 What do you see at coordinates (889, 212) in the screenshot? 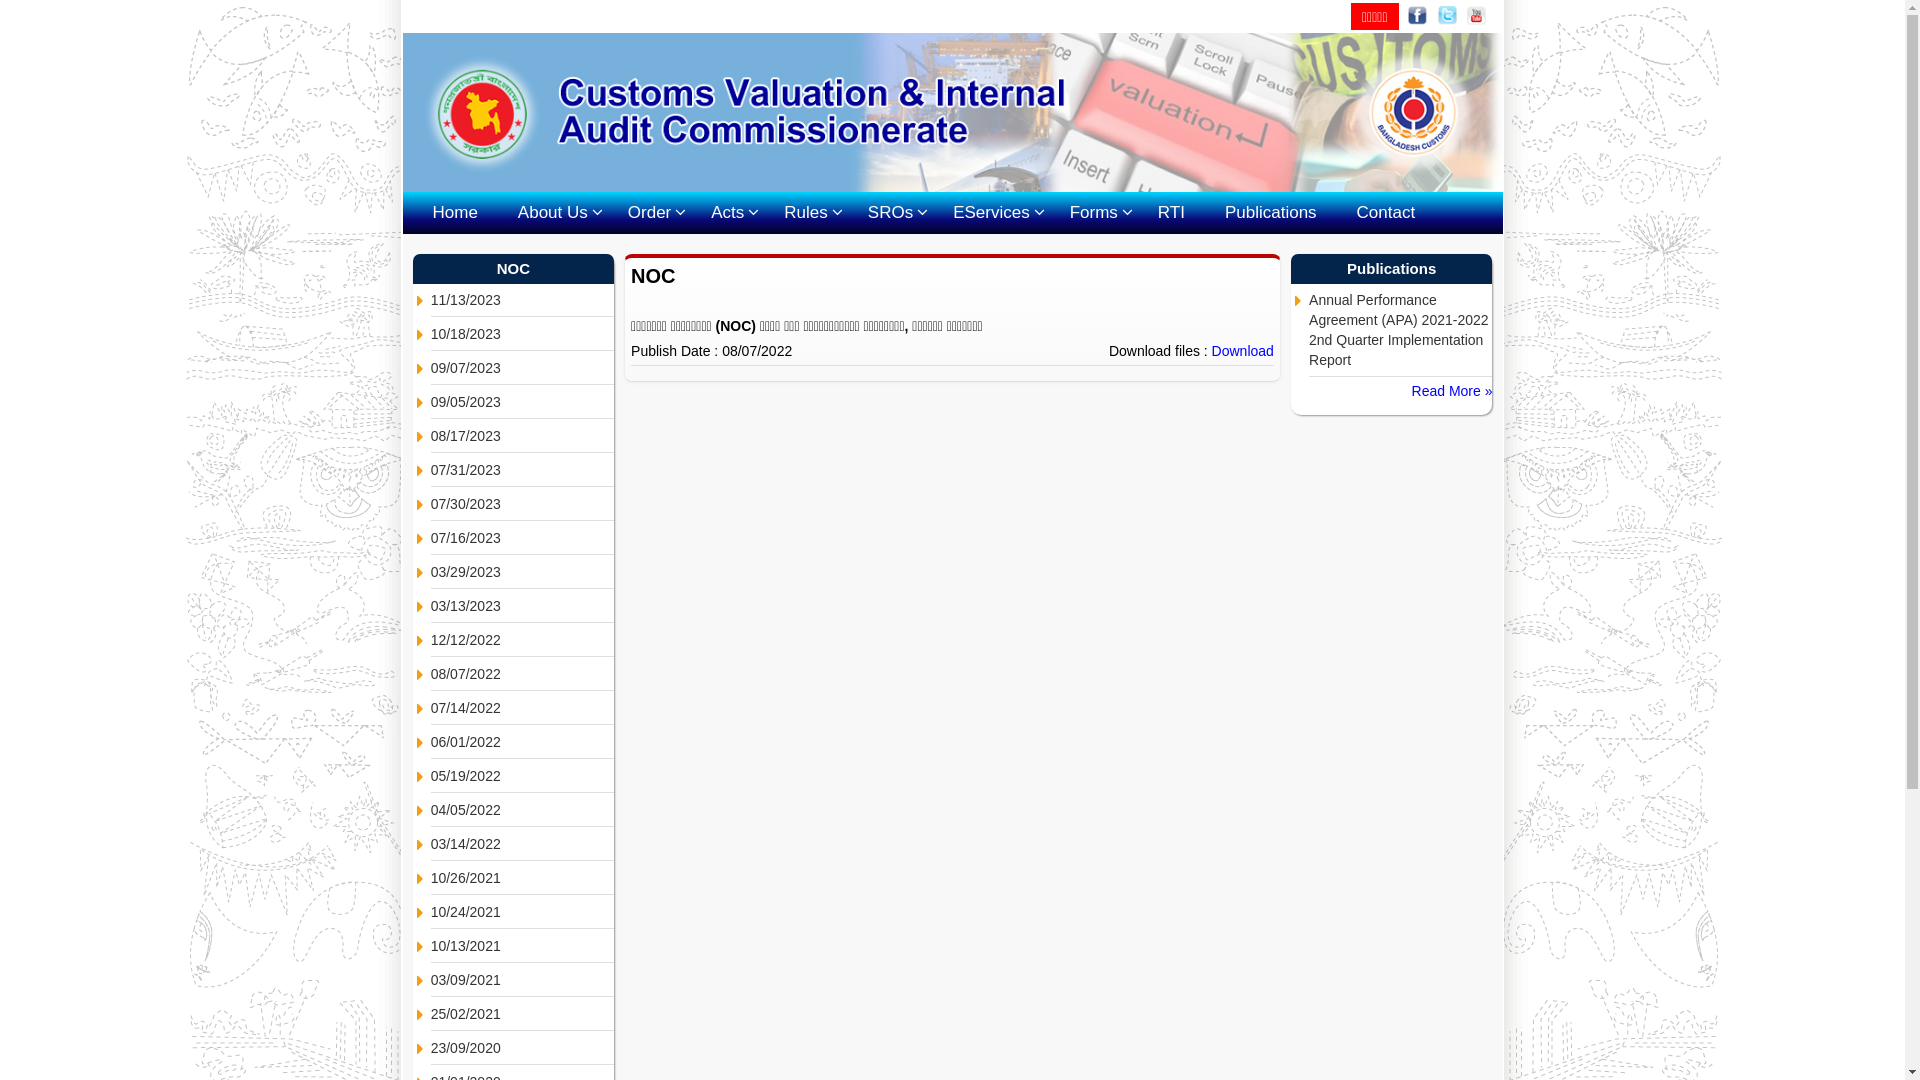
I see `'SROs'` at bounding box center [889, 212].